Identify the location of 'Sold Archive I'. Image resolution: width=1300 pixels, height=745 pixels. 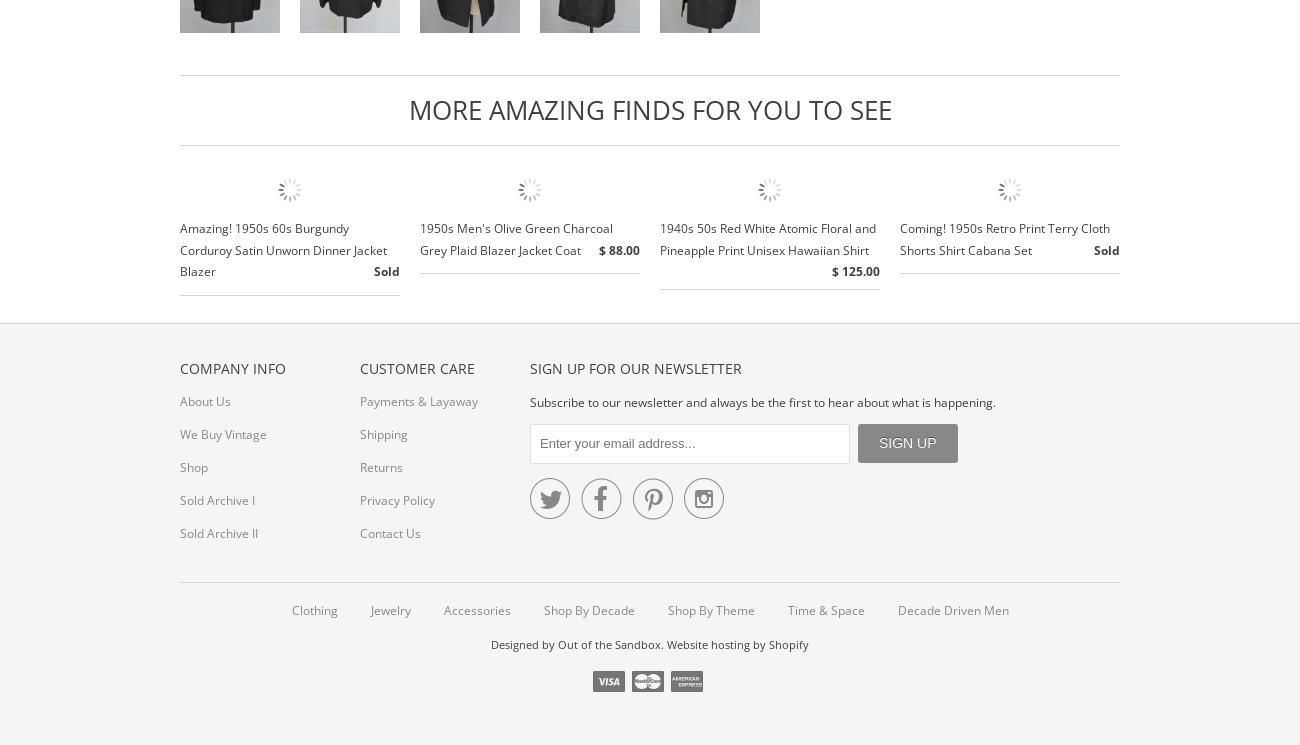
(216, 500).